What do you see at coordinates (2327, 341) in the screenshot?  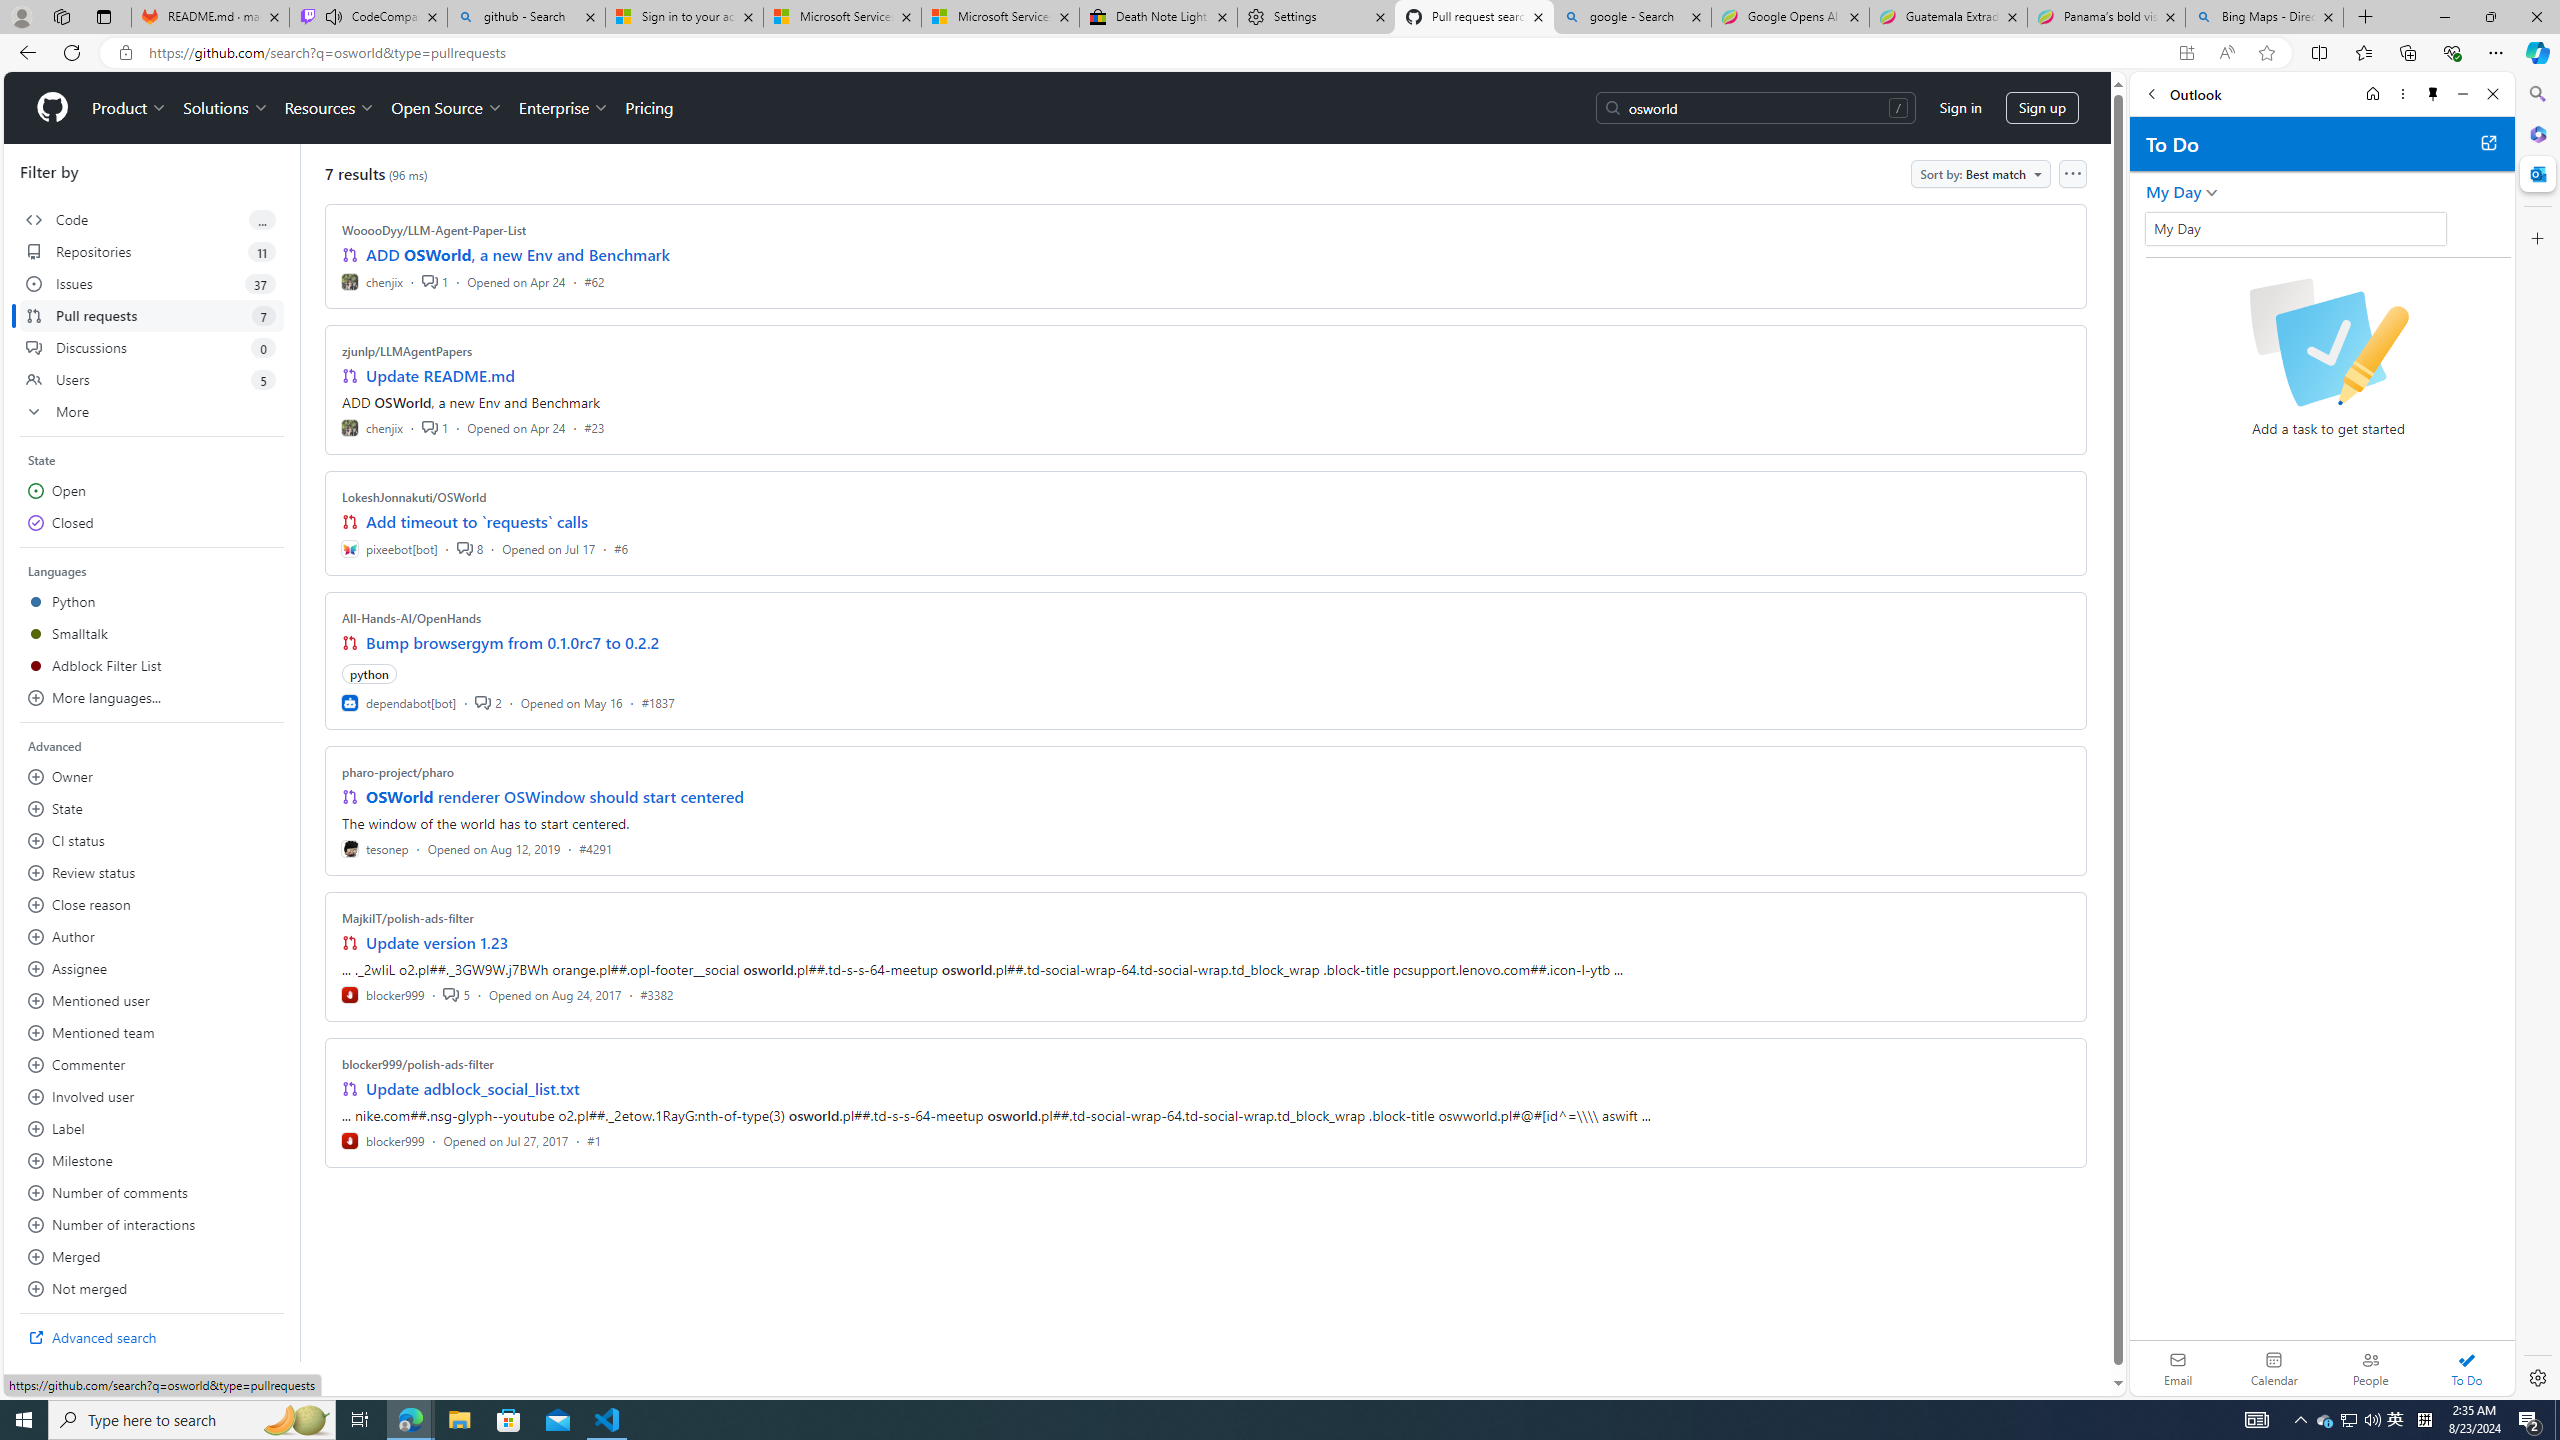 I see `'Checkbox with a pencil'` at bounding box center [2327, 341].